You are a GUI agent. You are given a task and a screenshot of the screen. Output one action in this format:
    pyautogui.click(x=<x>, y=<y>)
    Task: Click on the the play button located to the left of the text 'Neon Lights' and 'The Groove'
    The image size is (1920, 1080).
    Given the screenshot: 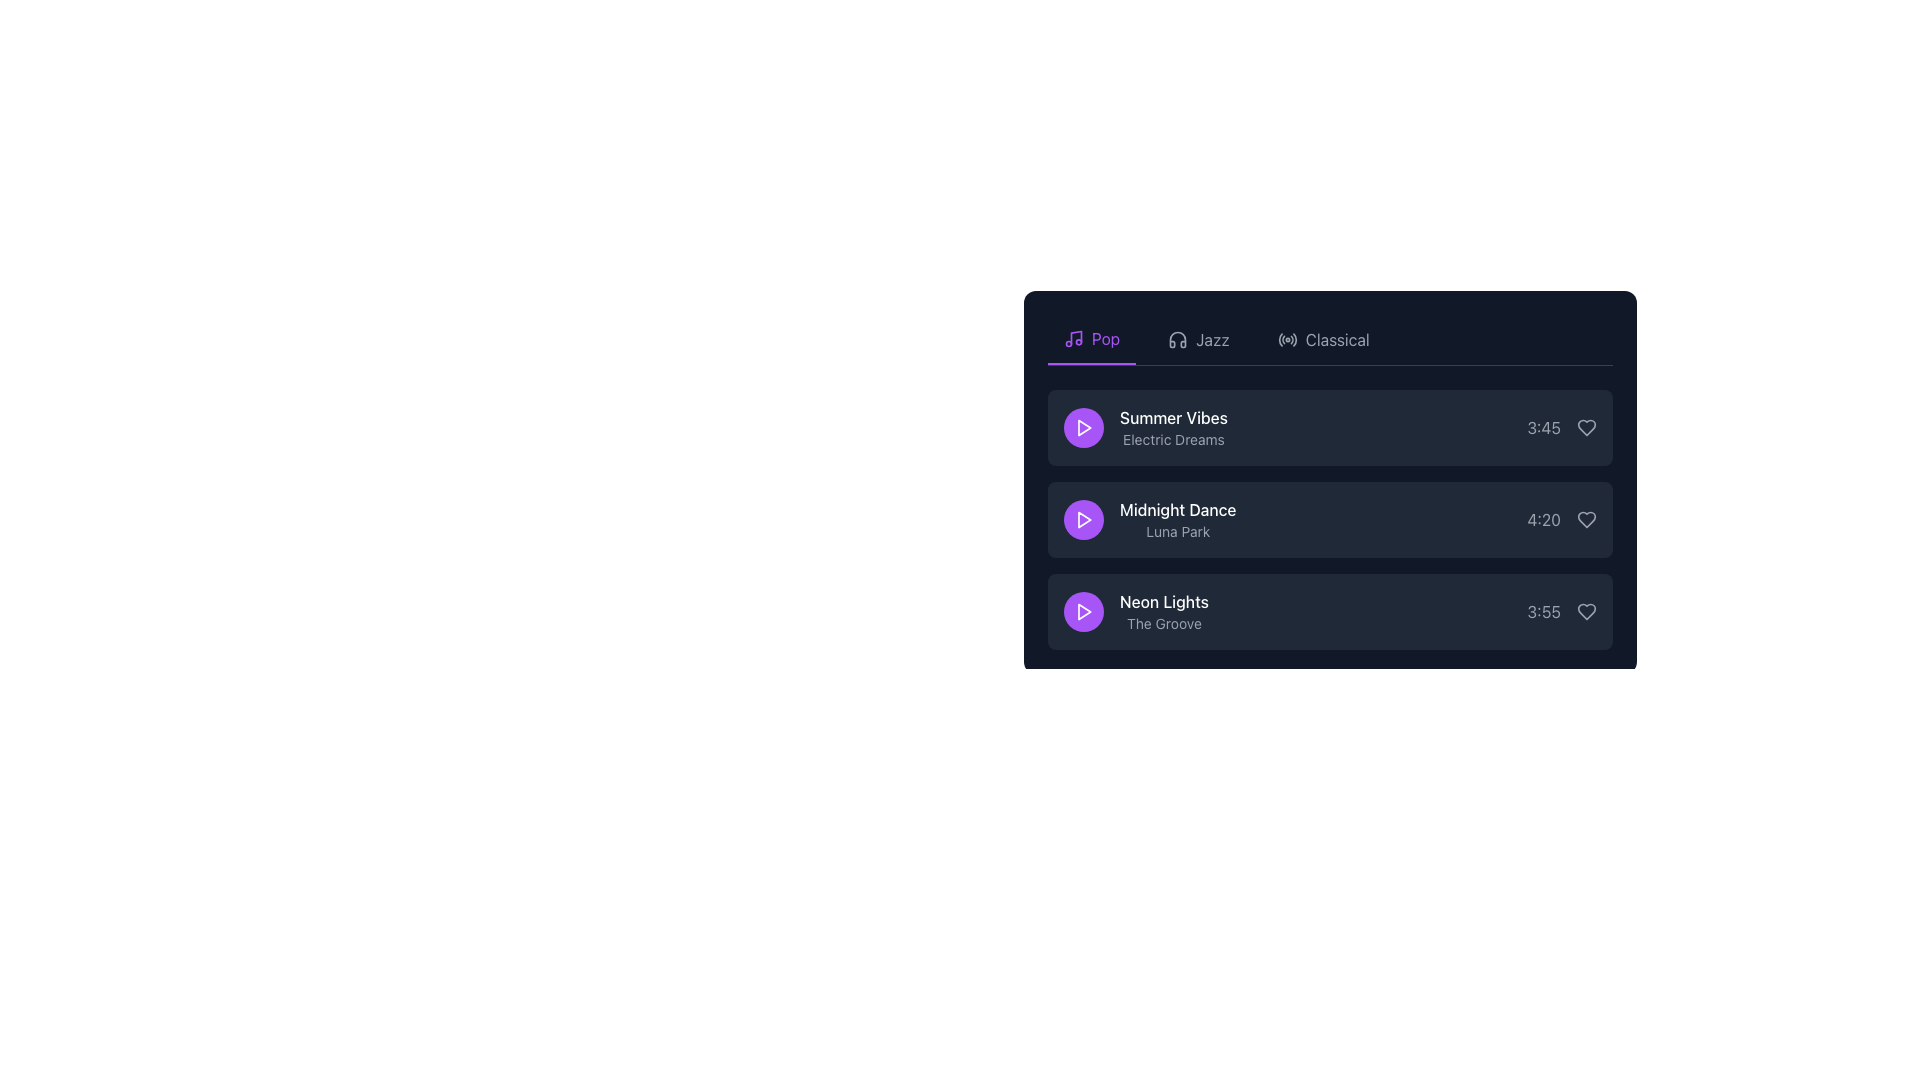 What is the action you would take?
    pyautogui.click(x=1083, y=611)
    